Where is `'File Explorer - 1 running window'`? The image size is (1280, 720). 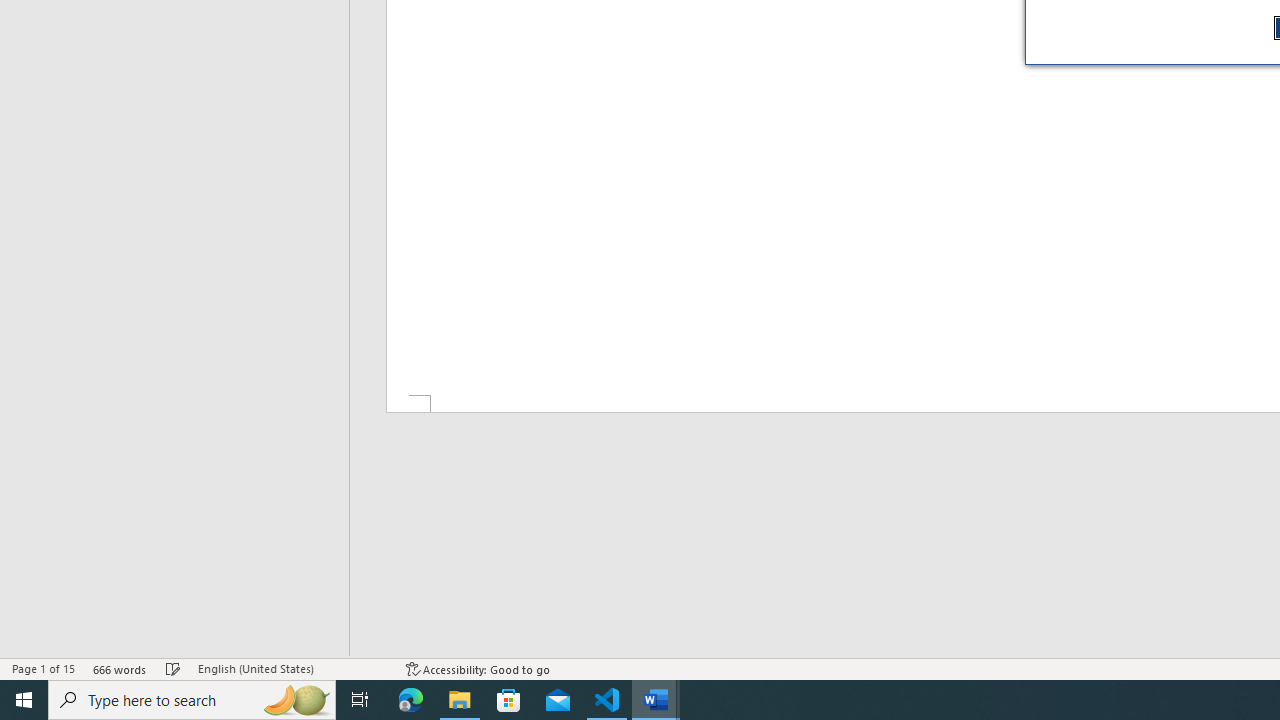 'File Explorer - 1 running window' is located at coordinates (459, 698).